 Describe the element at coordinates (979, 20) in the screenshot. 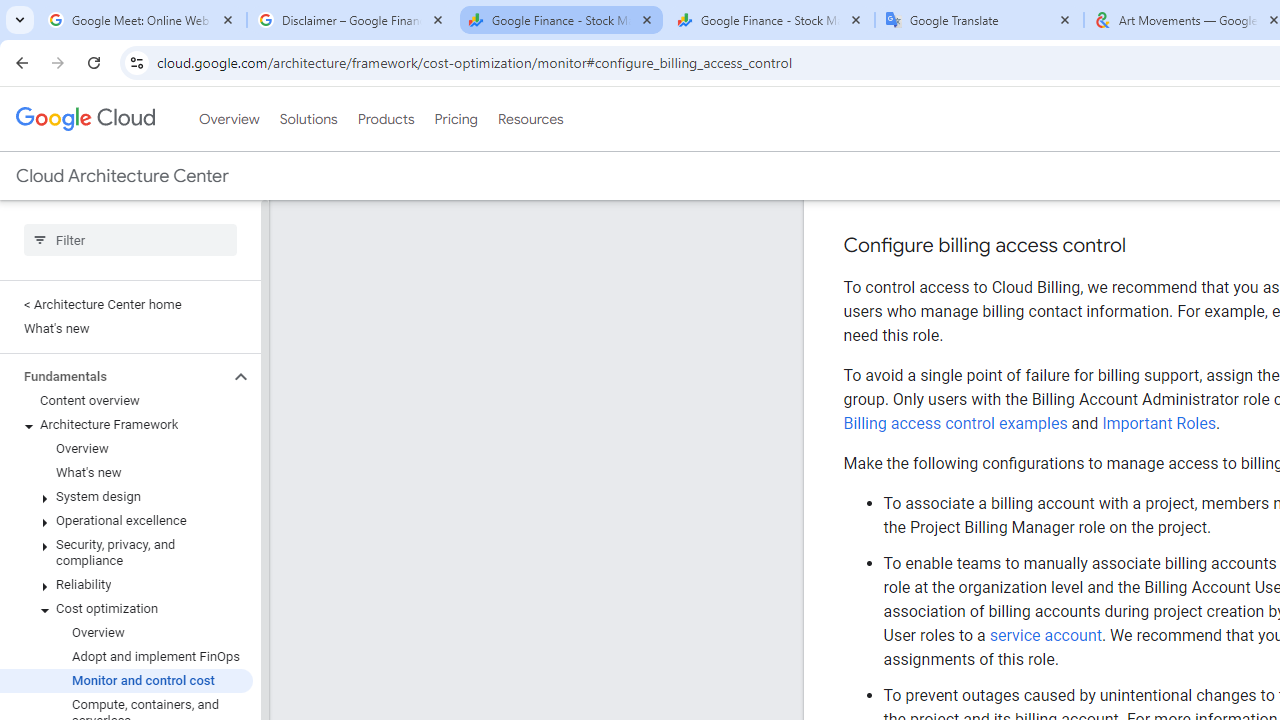

I see `'Google Translate'` at that location.